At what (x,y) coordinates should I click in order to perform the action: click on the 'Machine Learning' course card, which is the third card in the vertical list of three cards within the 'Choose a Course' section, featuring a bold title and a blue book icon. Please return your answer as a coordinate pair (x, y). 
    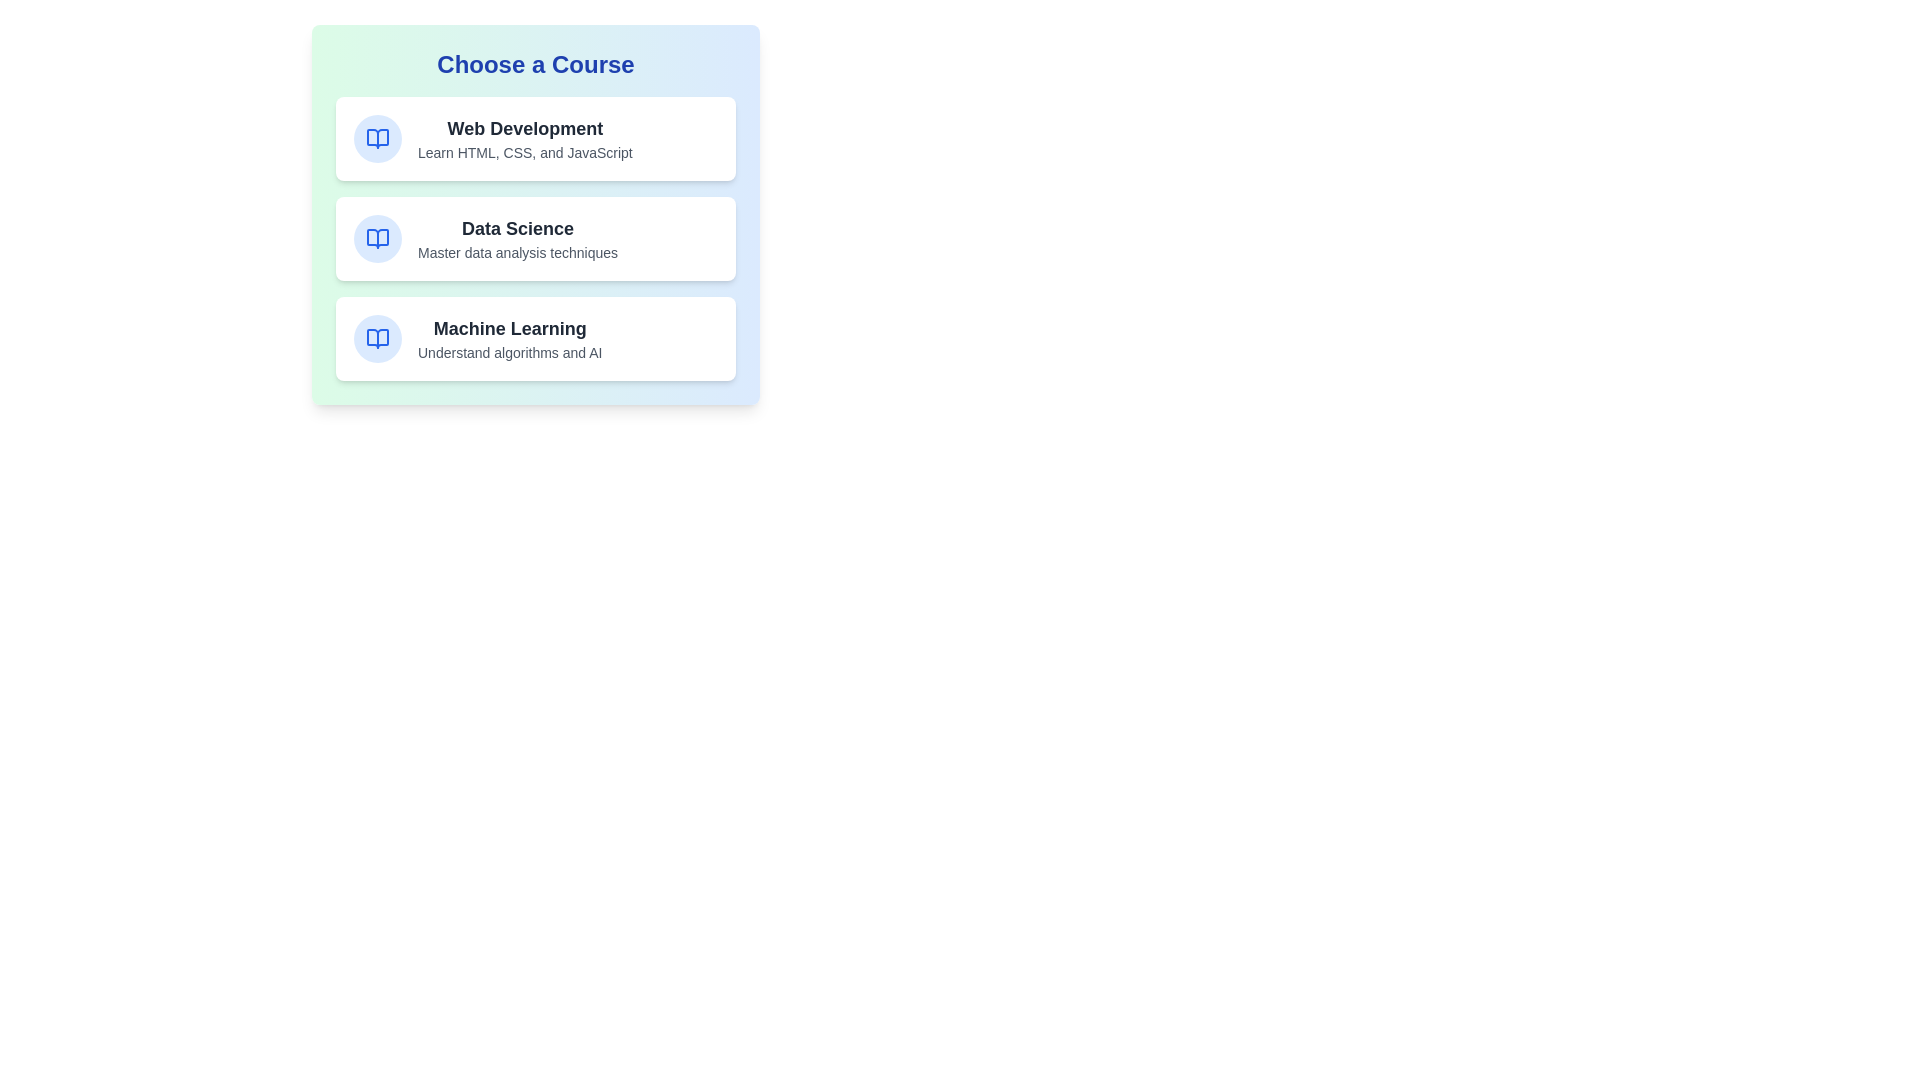
    Looking at the image, I should click on (536, 338).